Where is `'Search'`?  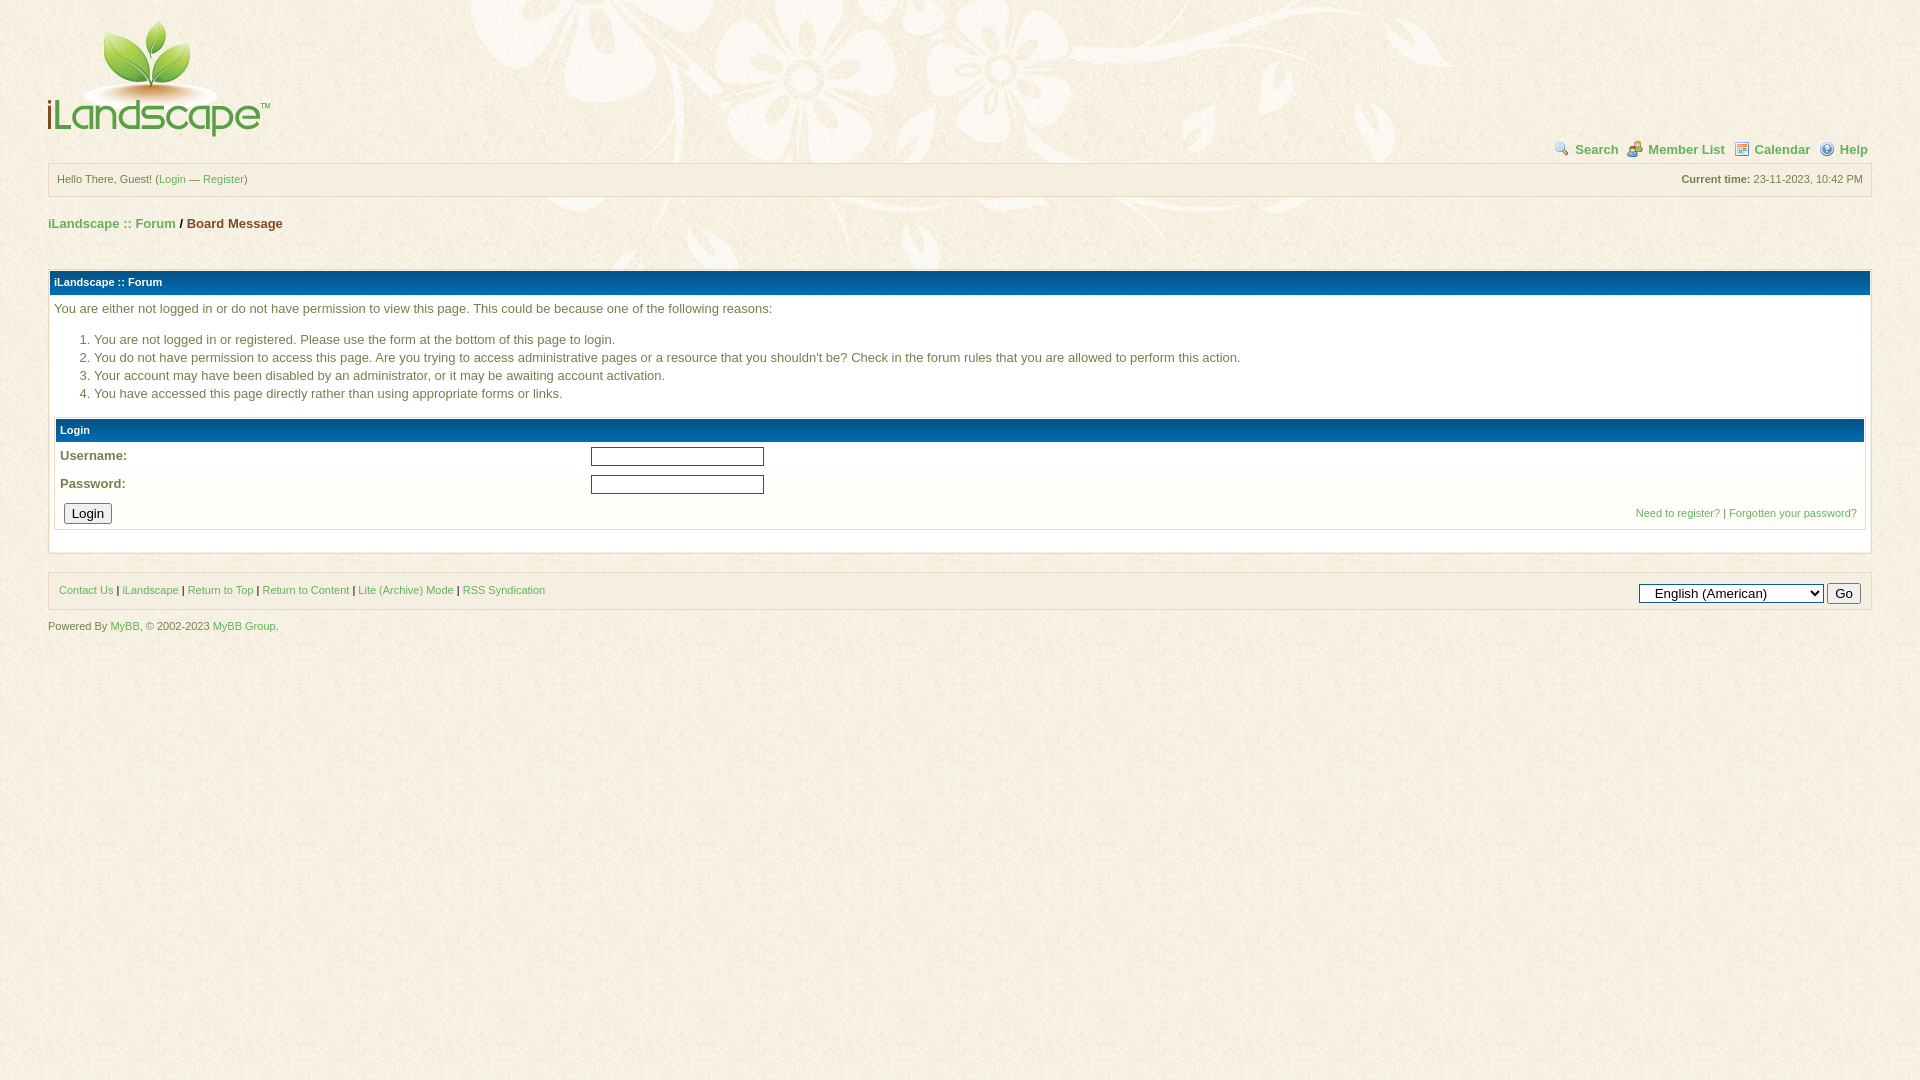
'Search' is located at coordinates (1553, 148).